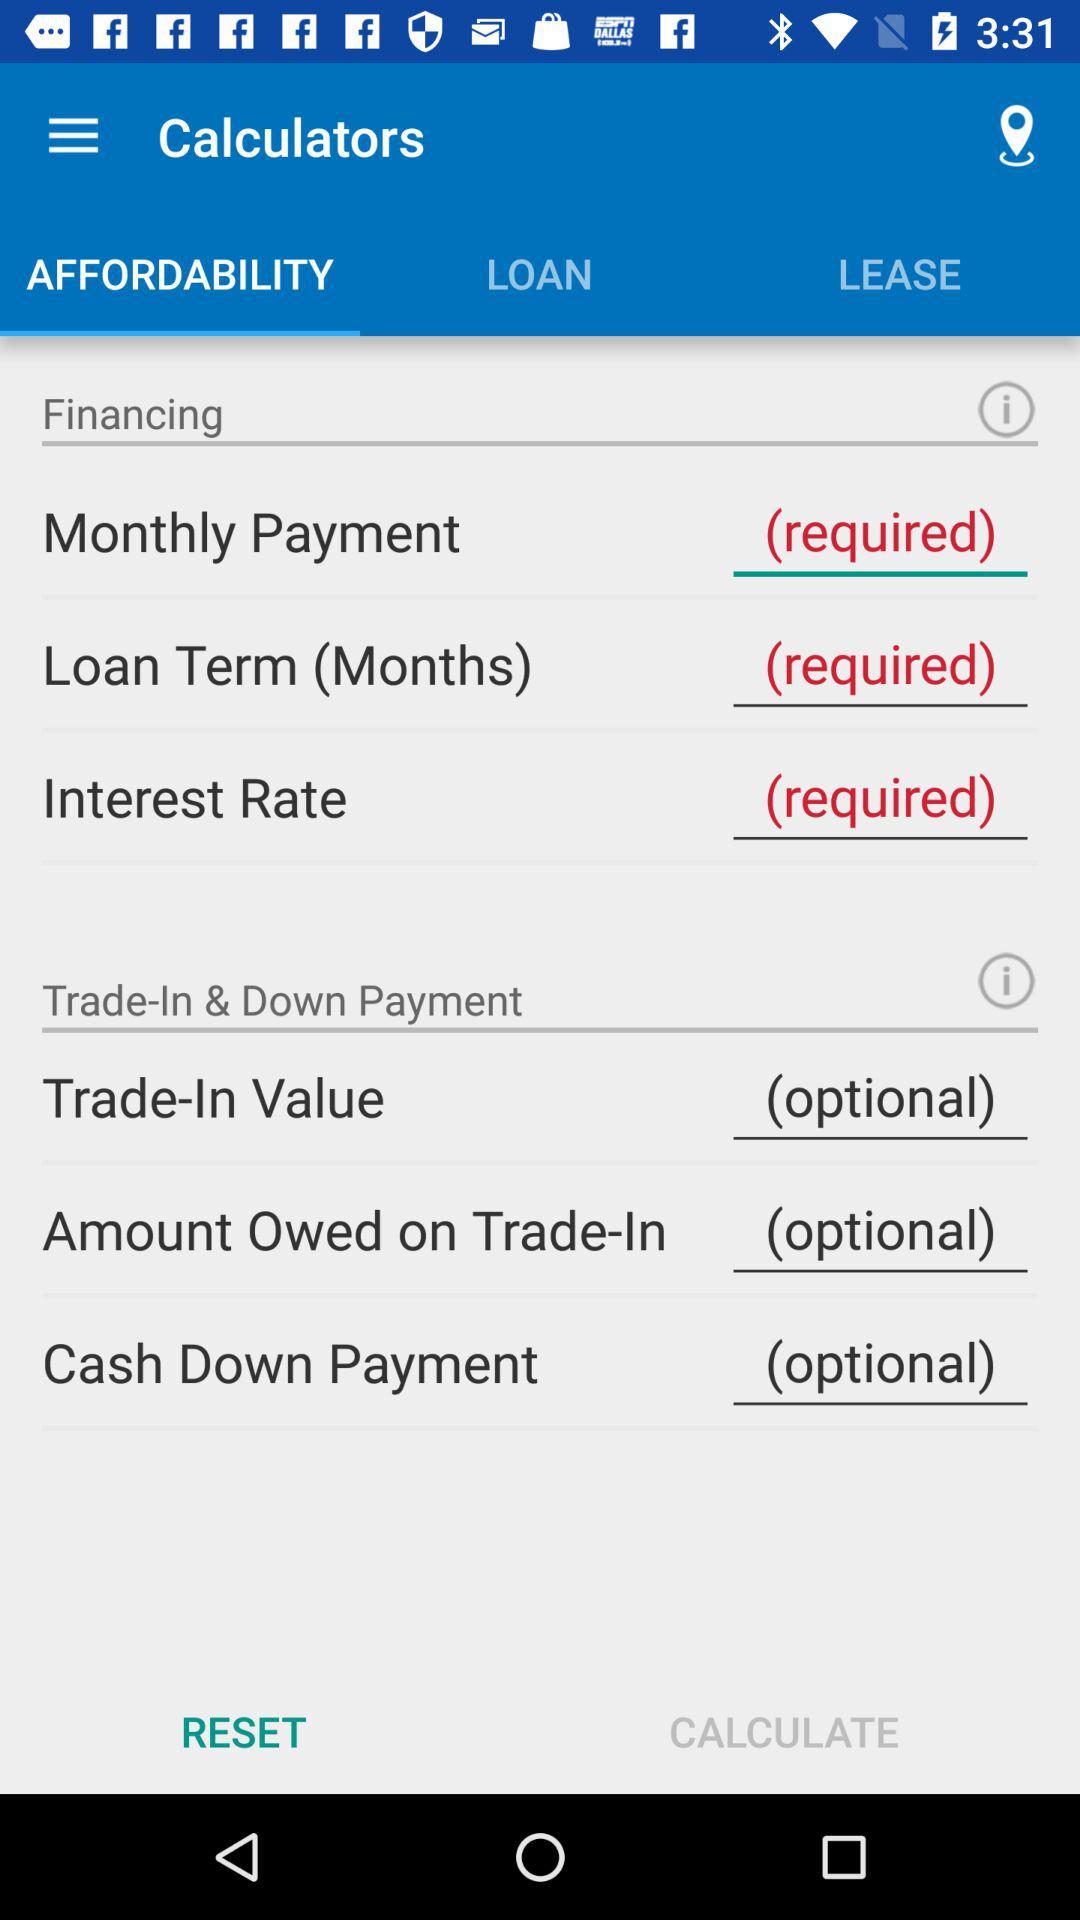 The height and width of the screenshot is (1920, 1080). What do you see at coordinates (1006, 408) in the screenshot?
I see `the icon to the right of the financing icon` at bounding box center [1006, 408].